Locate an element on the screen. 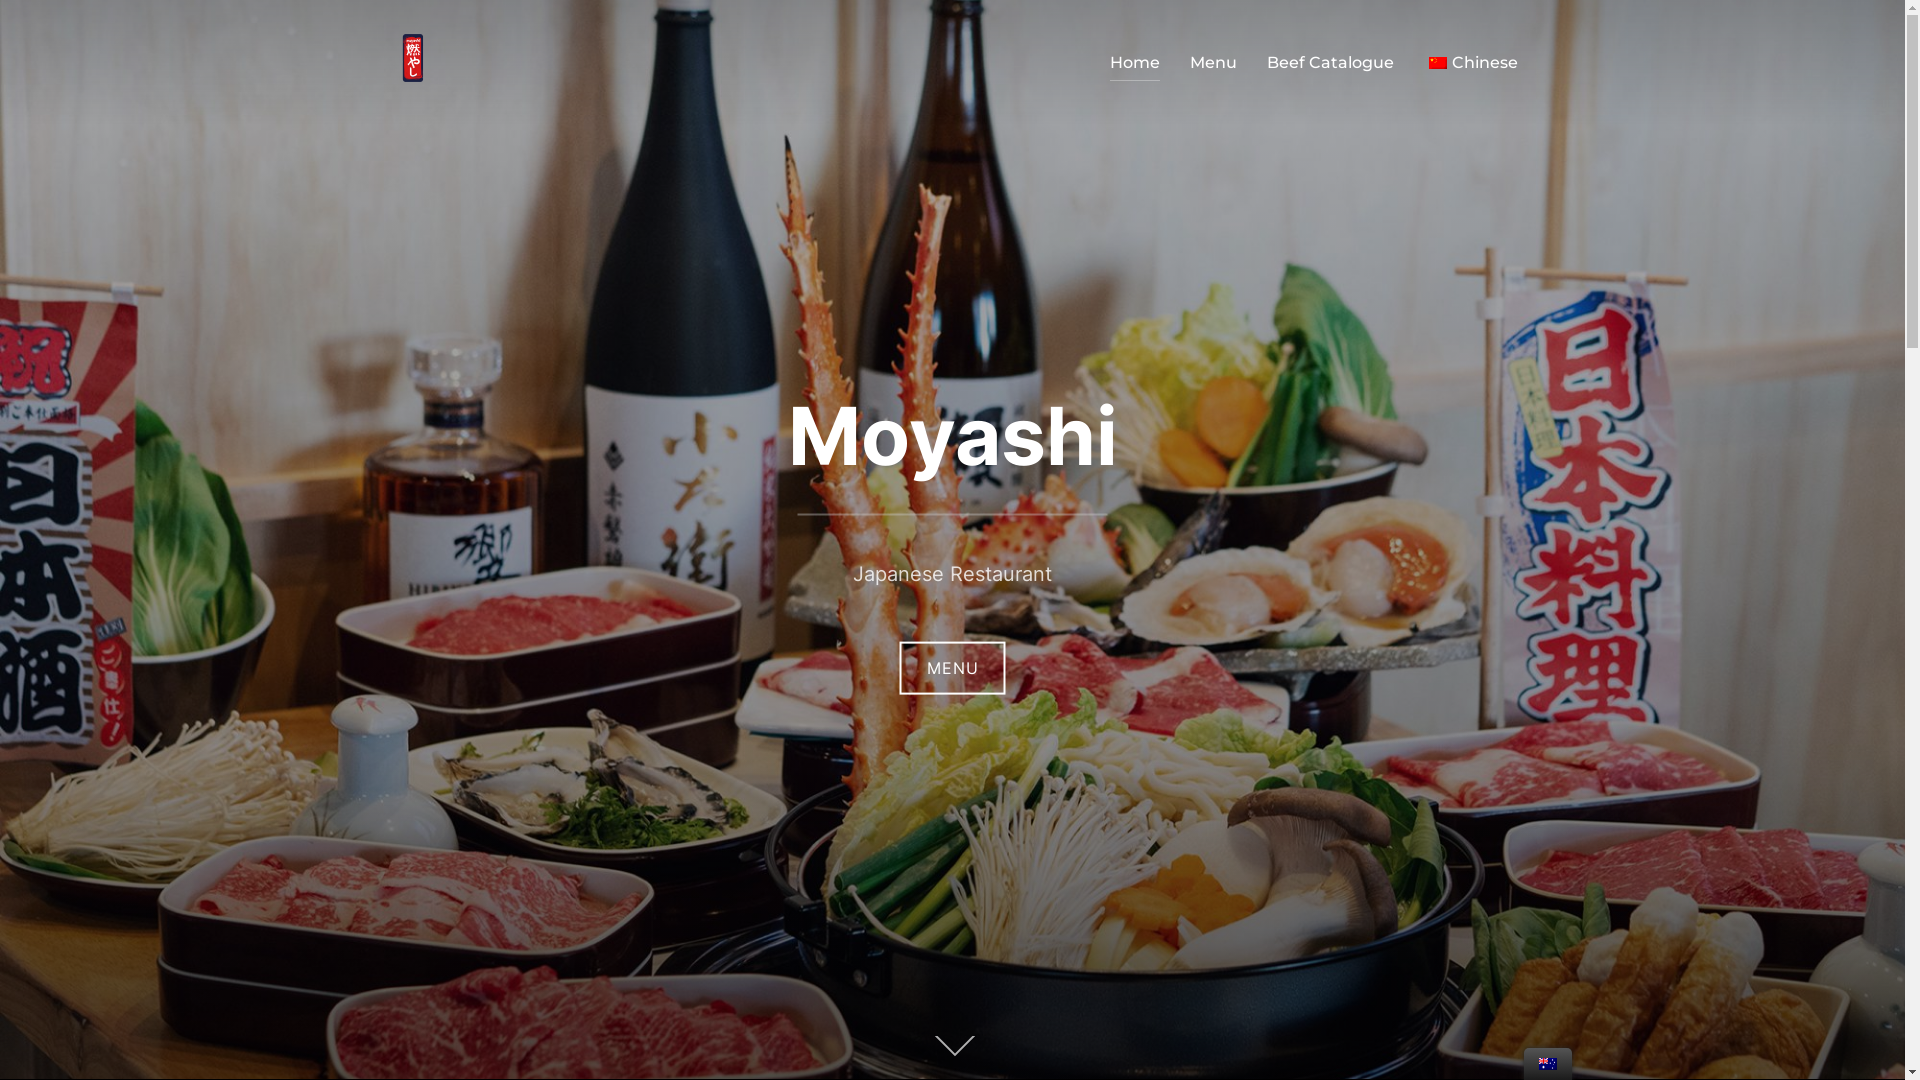  'Menu' is located at coordinates (1212, 61).